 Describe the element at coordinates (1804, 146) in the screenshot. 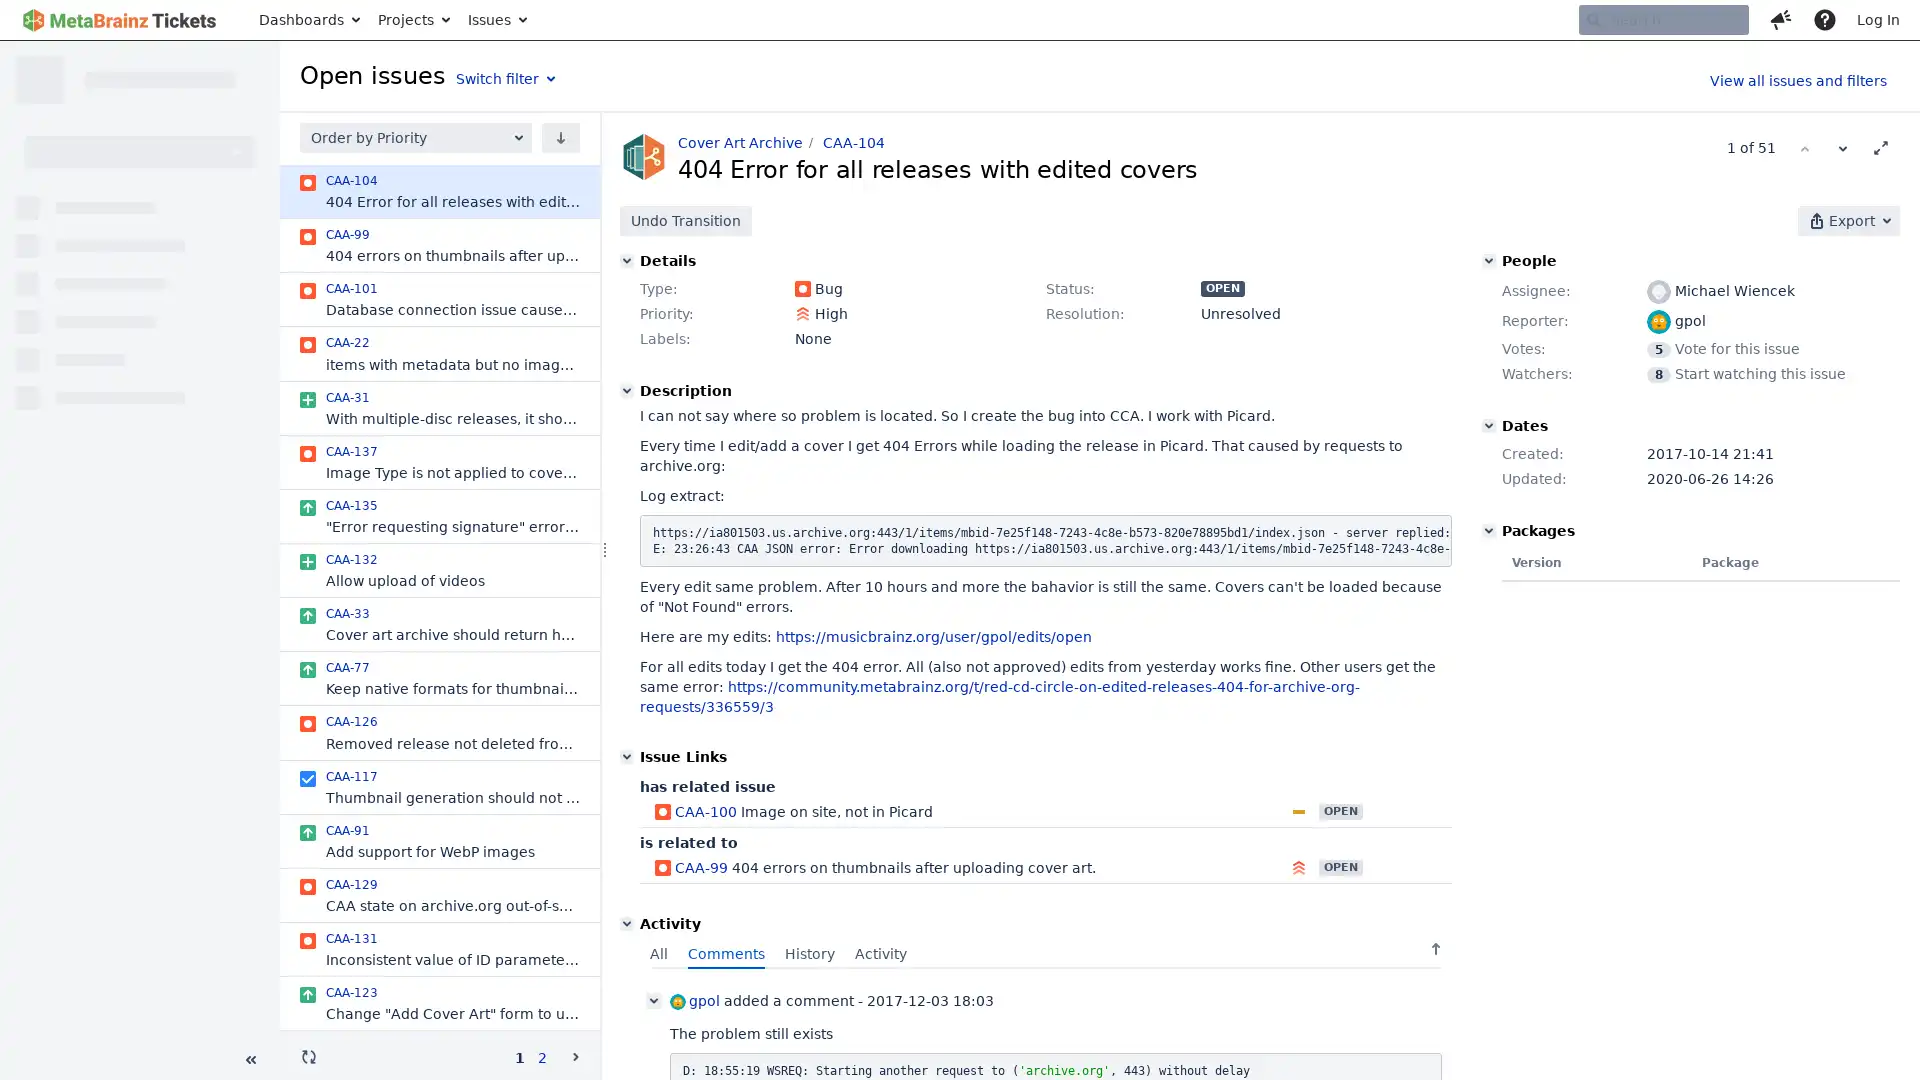

I see `Not available - this is the first issue` at that location.